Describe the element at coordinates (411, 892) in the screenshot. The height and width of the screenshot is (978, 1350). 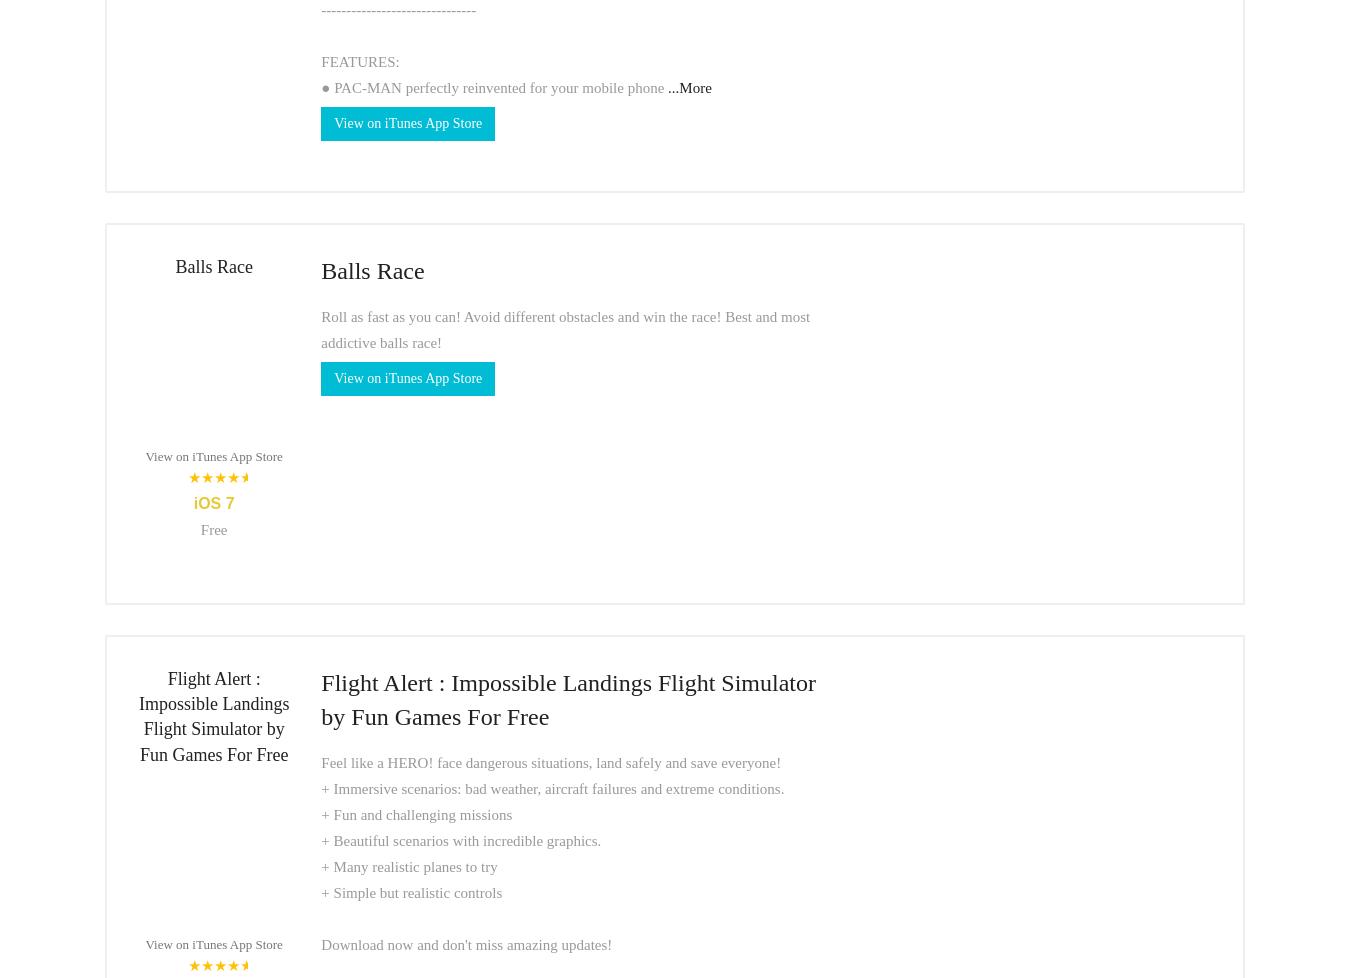
I see `'+ Simple but realistic controls'` at that location.